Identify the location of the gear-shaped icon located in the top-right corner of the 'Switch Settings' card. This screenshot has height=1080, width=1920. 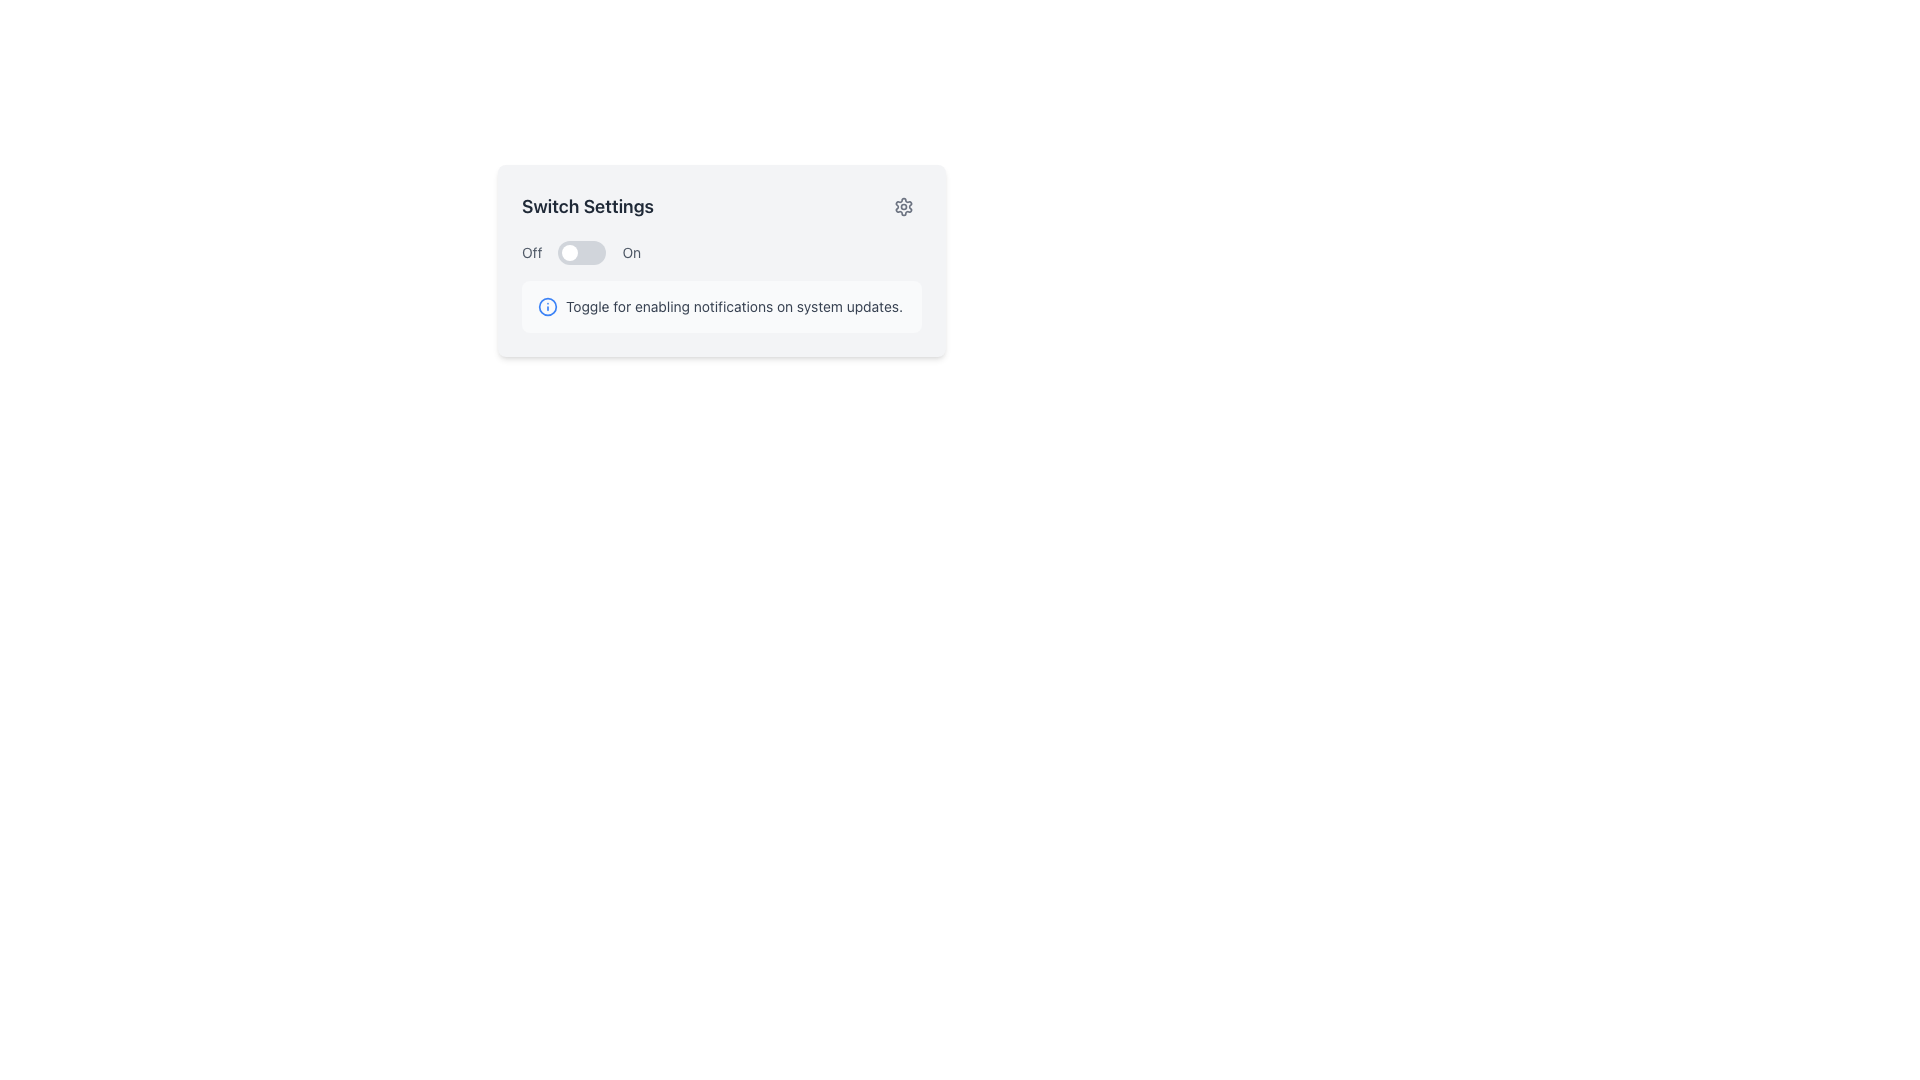
(902, 207).